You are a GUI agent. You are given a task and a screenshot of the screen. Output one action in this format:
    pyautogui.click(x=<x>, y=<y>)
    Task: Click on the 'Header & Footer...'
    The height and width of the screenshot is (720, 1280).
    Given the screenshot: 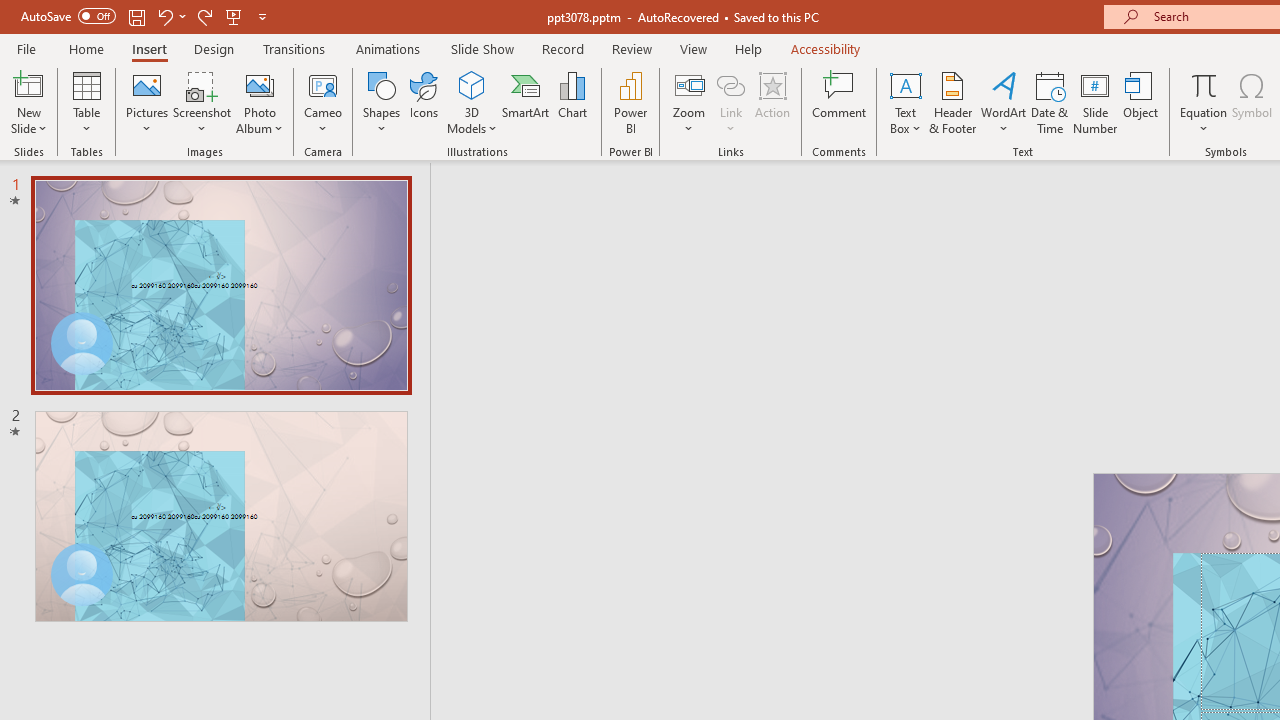 What is the action you would take?
    pyautogui.click(x=951, y=103)
    